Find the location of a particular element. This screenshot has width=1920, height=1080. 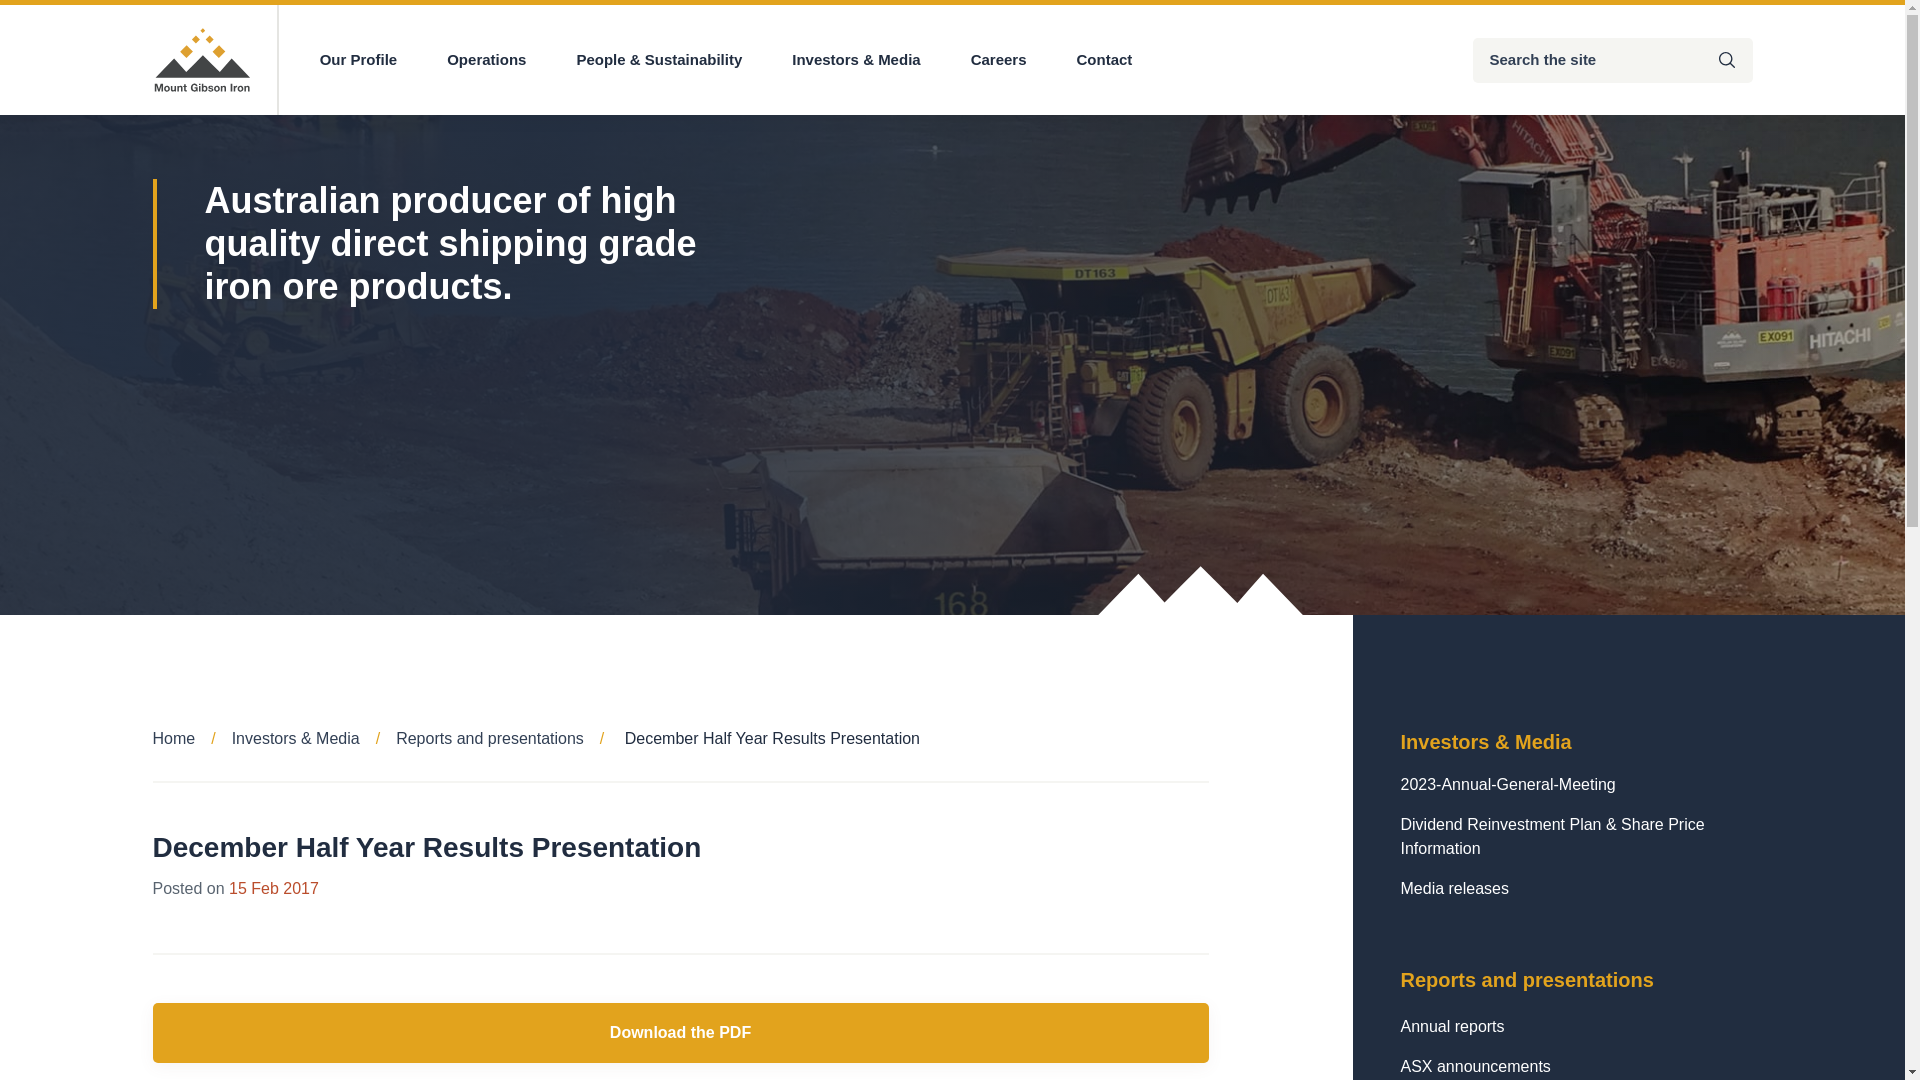

'Reports and presentations' is located at coordinates (508, 738).